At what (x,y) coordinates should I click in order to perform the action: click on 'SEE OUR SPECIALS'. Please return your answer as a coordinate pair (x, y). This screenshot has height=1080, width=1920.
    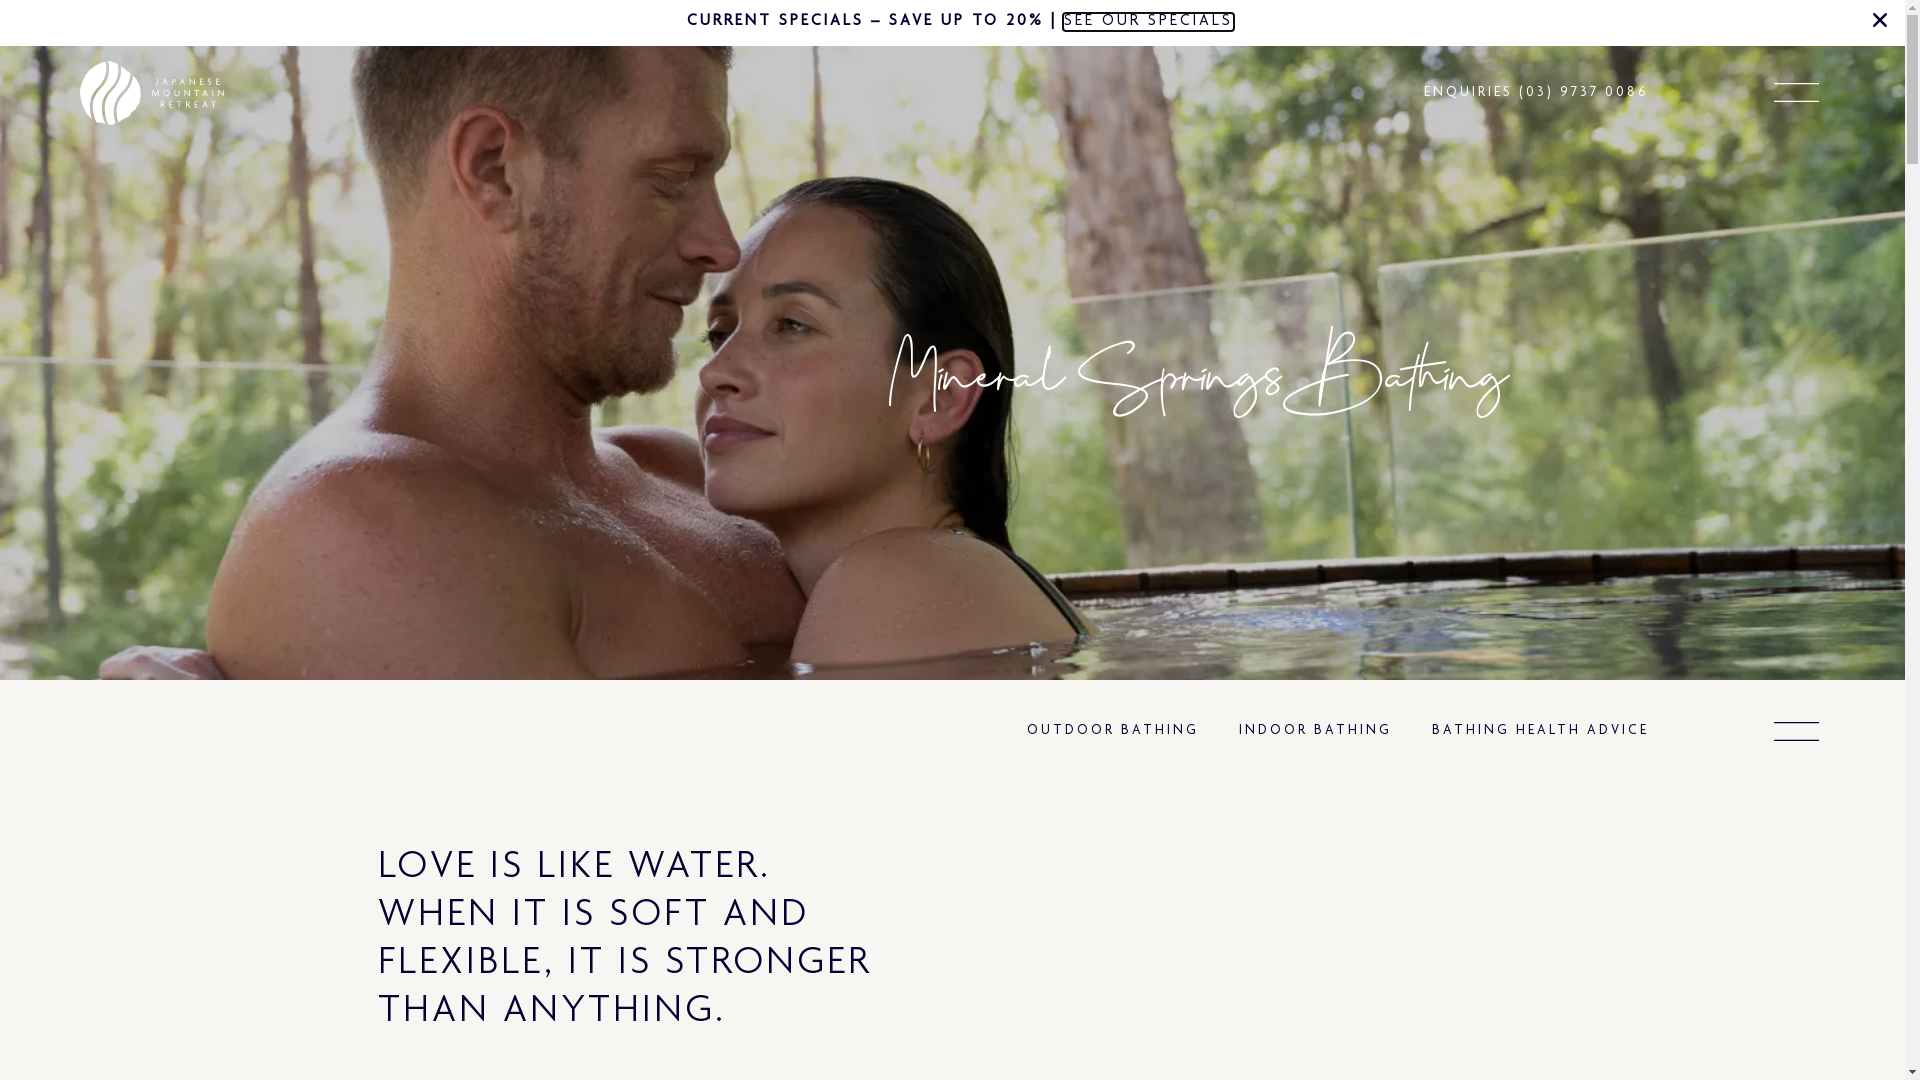
    Looking at the image, I should click on (1148, 22).